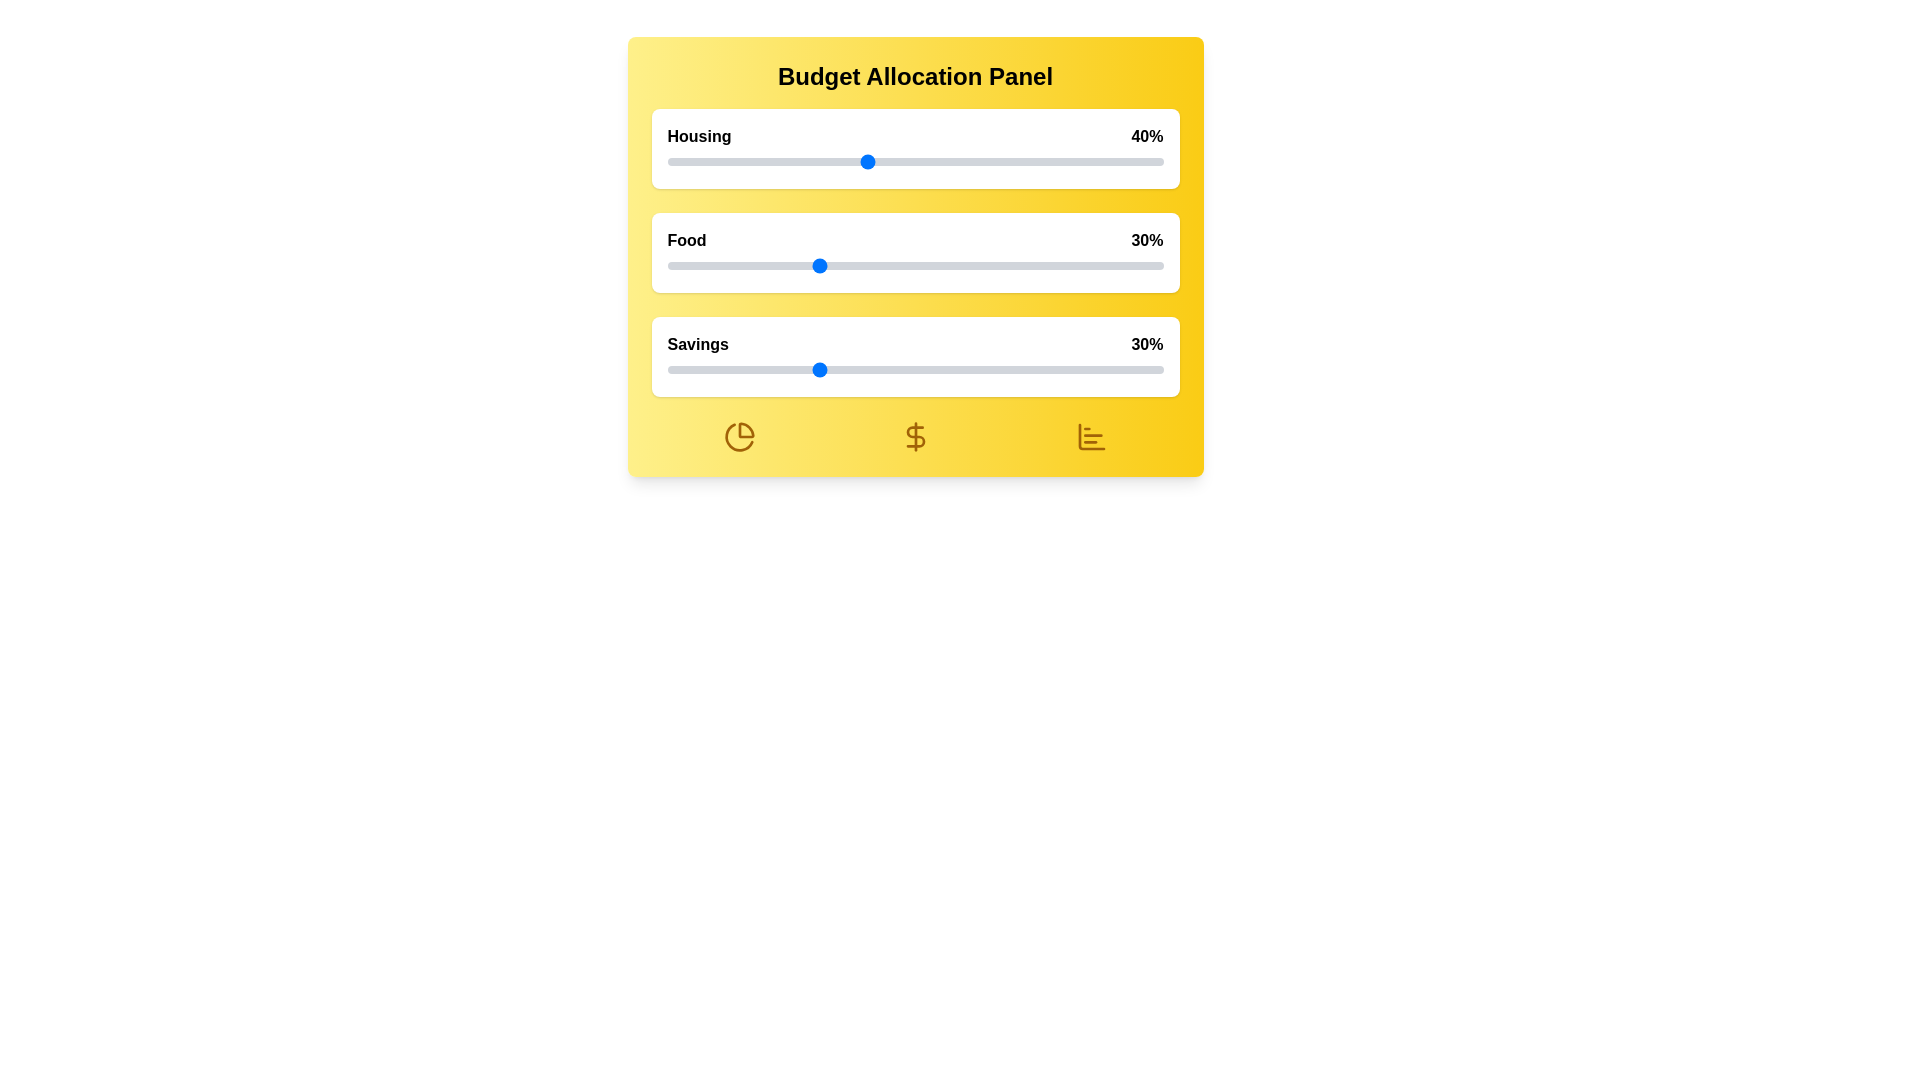 The height and width of the screenshot is (1080, 1920). I want to click on text from the 'Food' label, which is a bold and dark text positioned on the second row of a vertically-stacked panel, so click(686, 239).